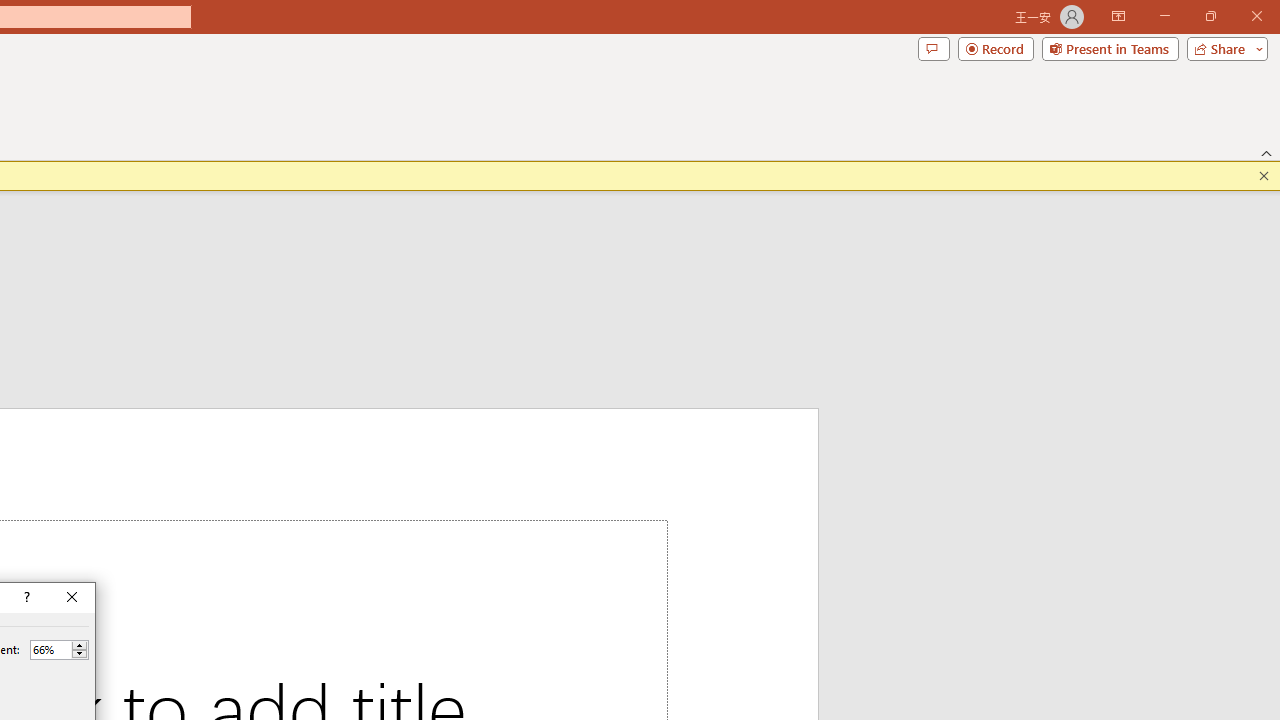 The width and height of the screenshot is (1280, 720). Describe the element at coordinates (25, 596) in the screenshot. I see `'Context help'` at that location.